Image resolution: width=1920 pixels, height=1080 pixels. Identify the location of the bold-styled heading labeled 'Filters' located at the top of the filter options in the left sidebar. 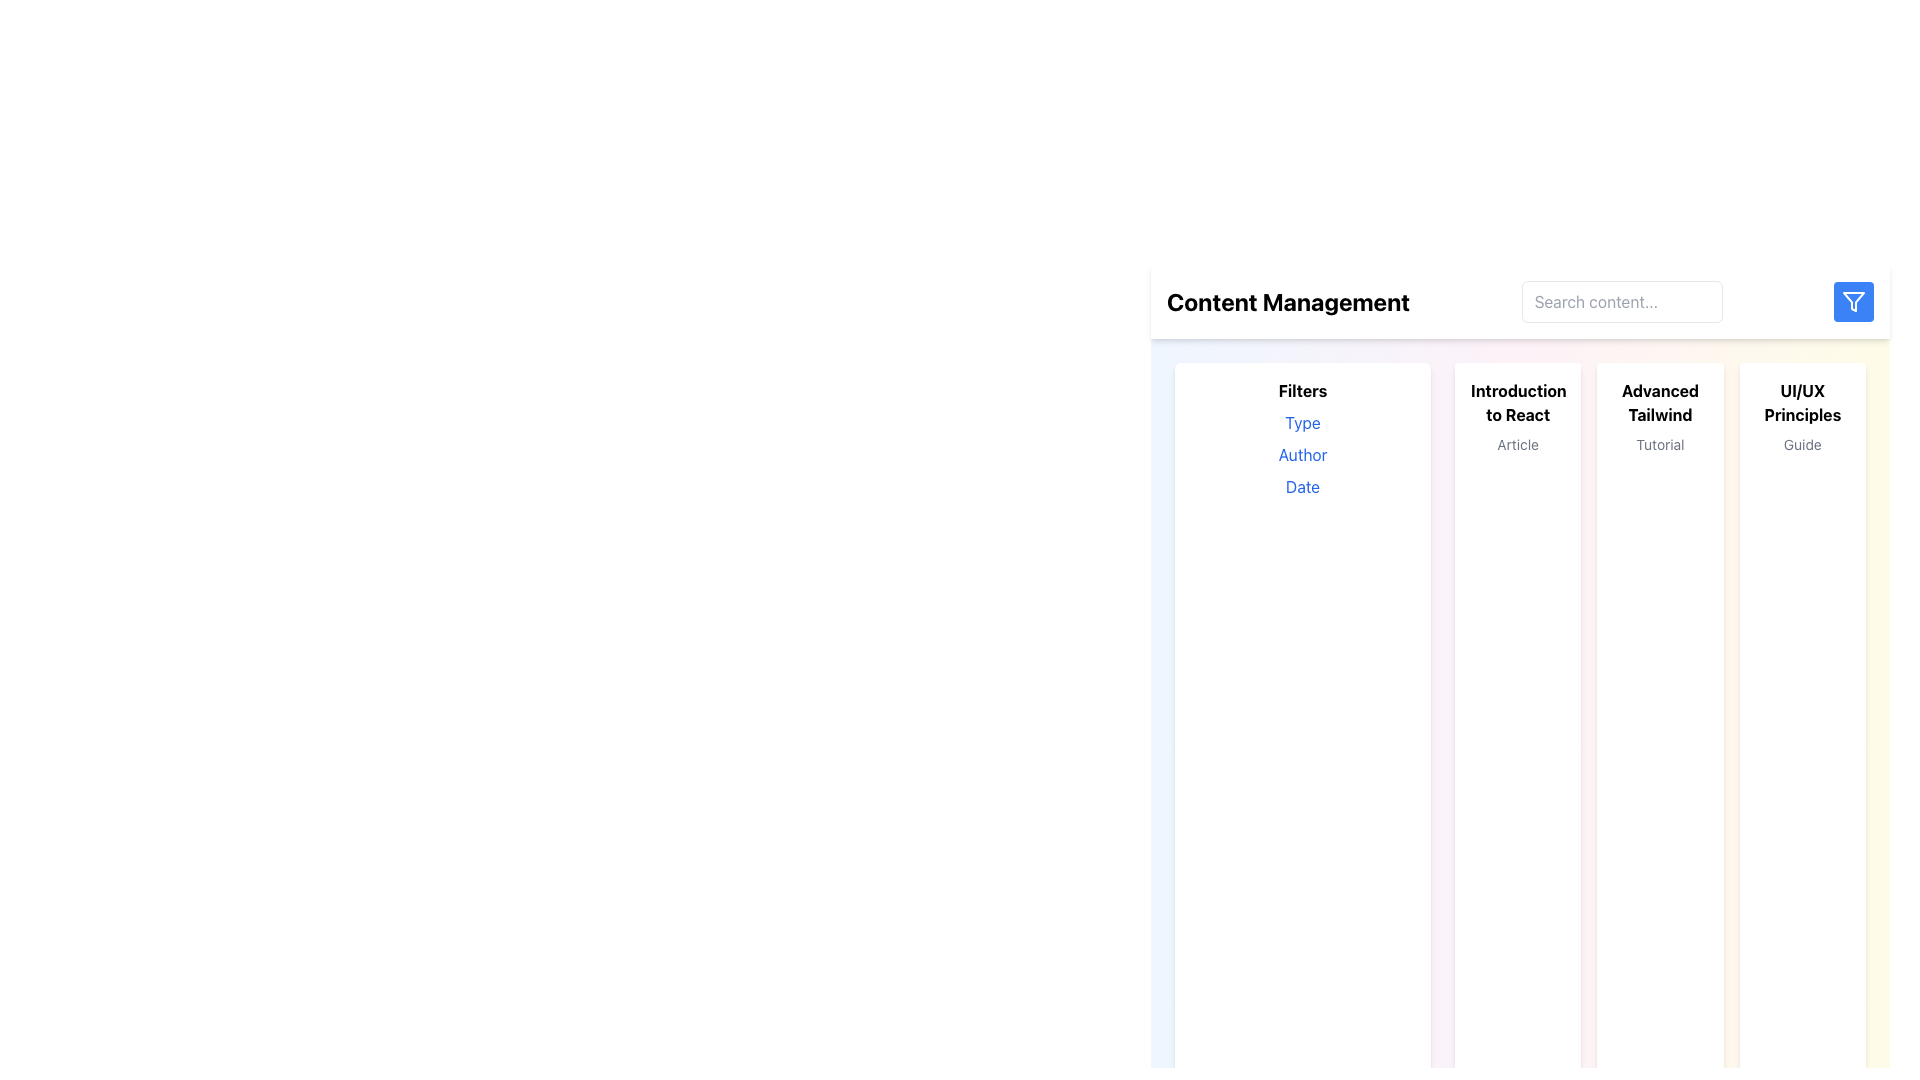
(1302, 390).